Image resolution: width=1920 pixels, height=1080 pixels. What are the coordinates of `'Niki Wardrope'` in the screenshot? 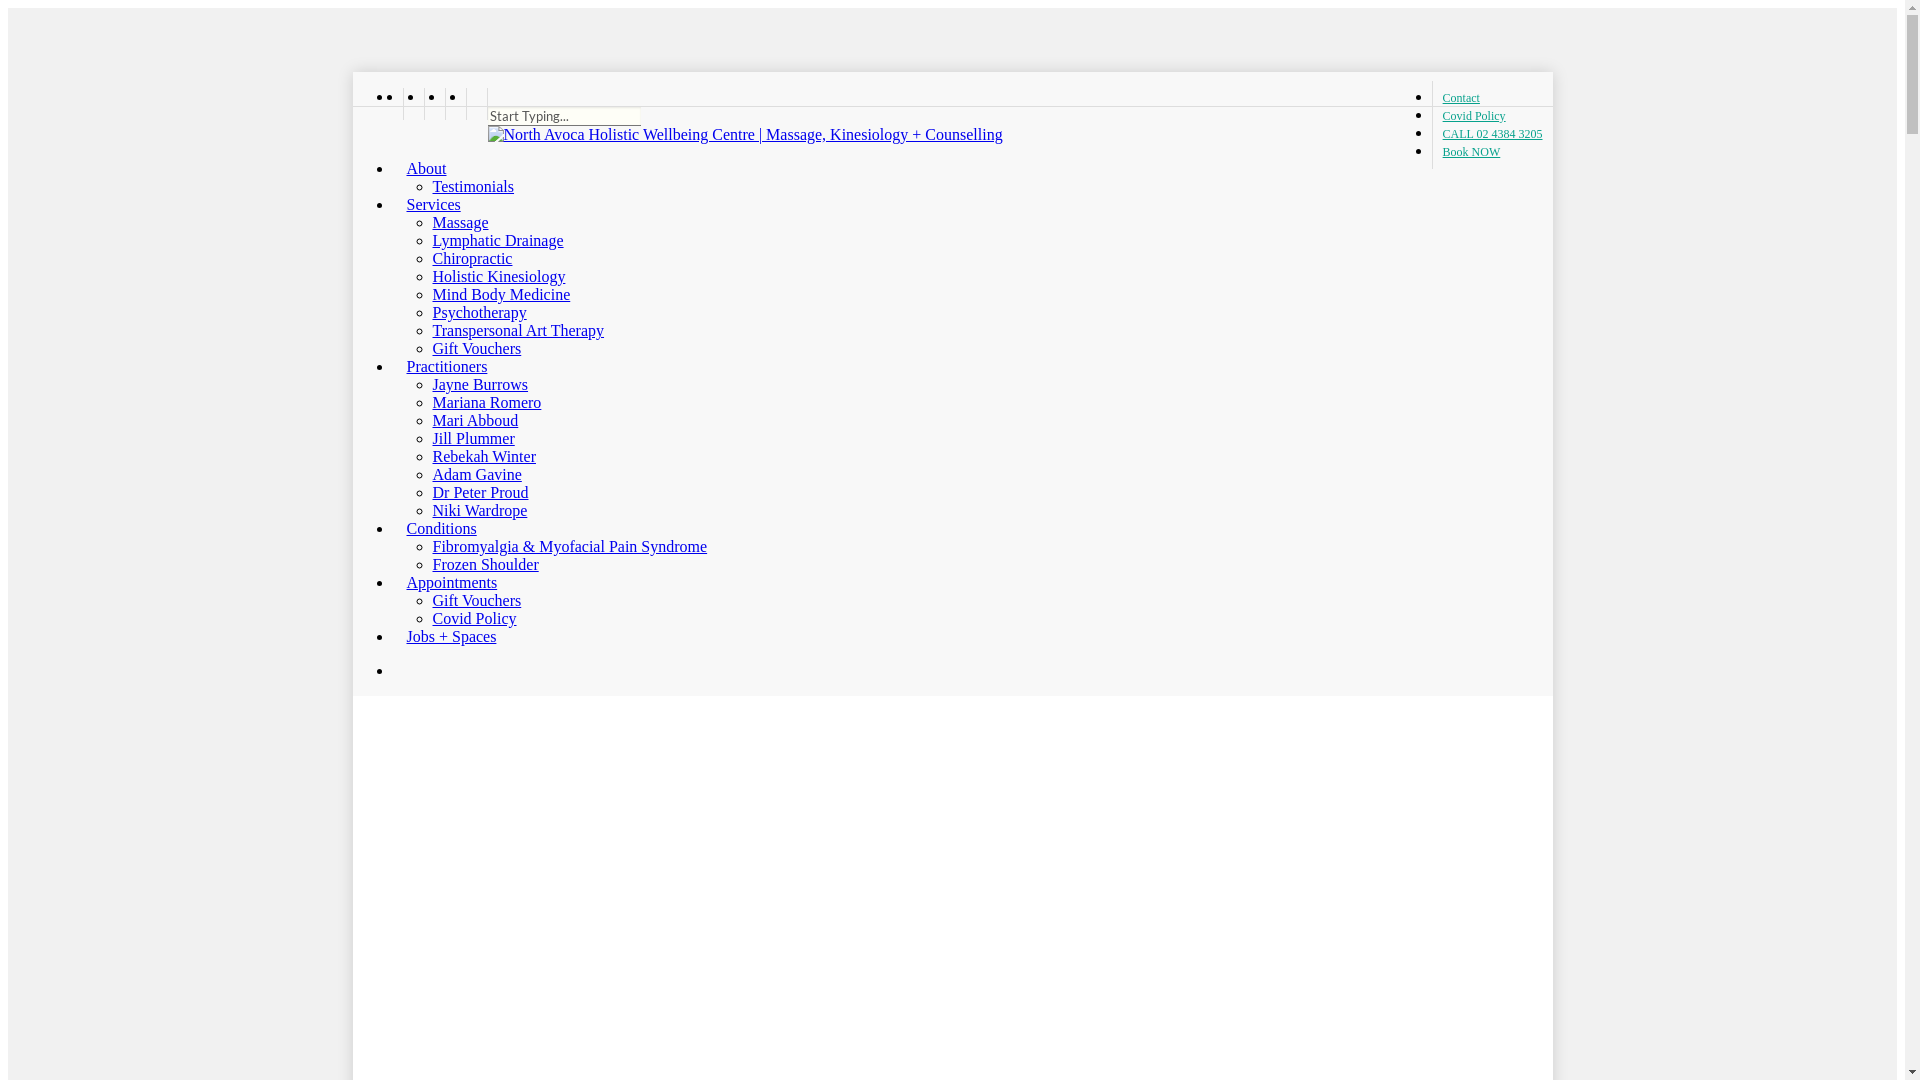 It's located at (478, 509).